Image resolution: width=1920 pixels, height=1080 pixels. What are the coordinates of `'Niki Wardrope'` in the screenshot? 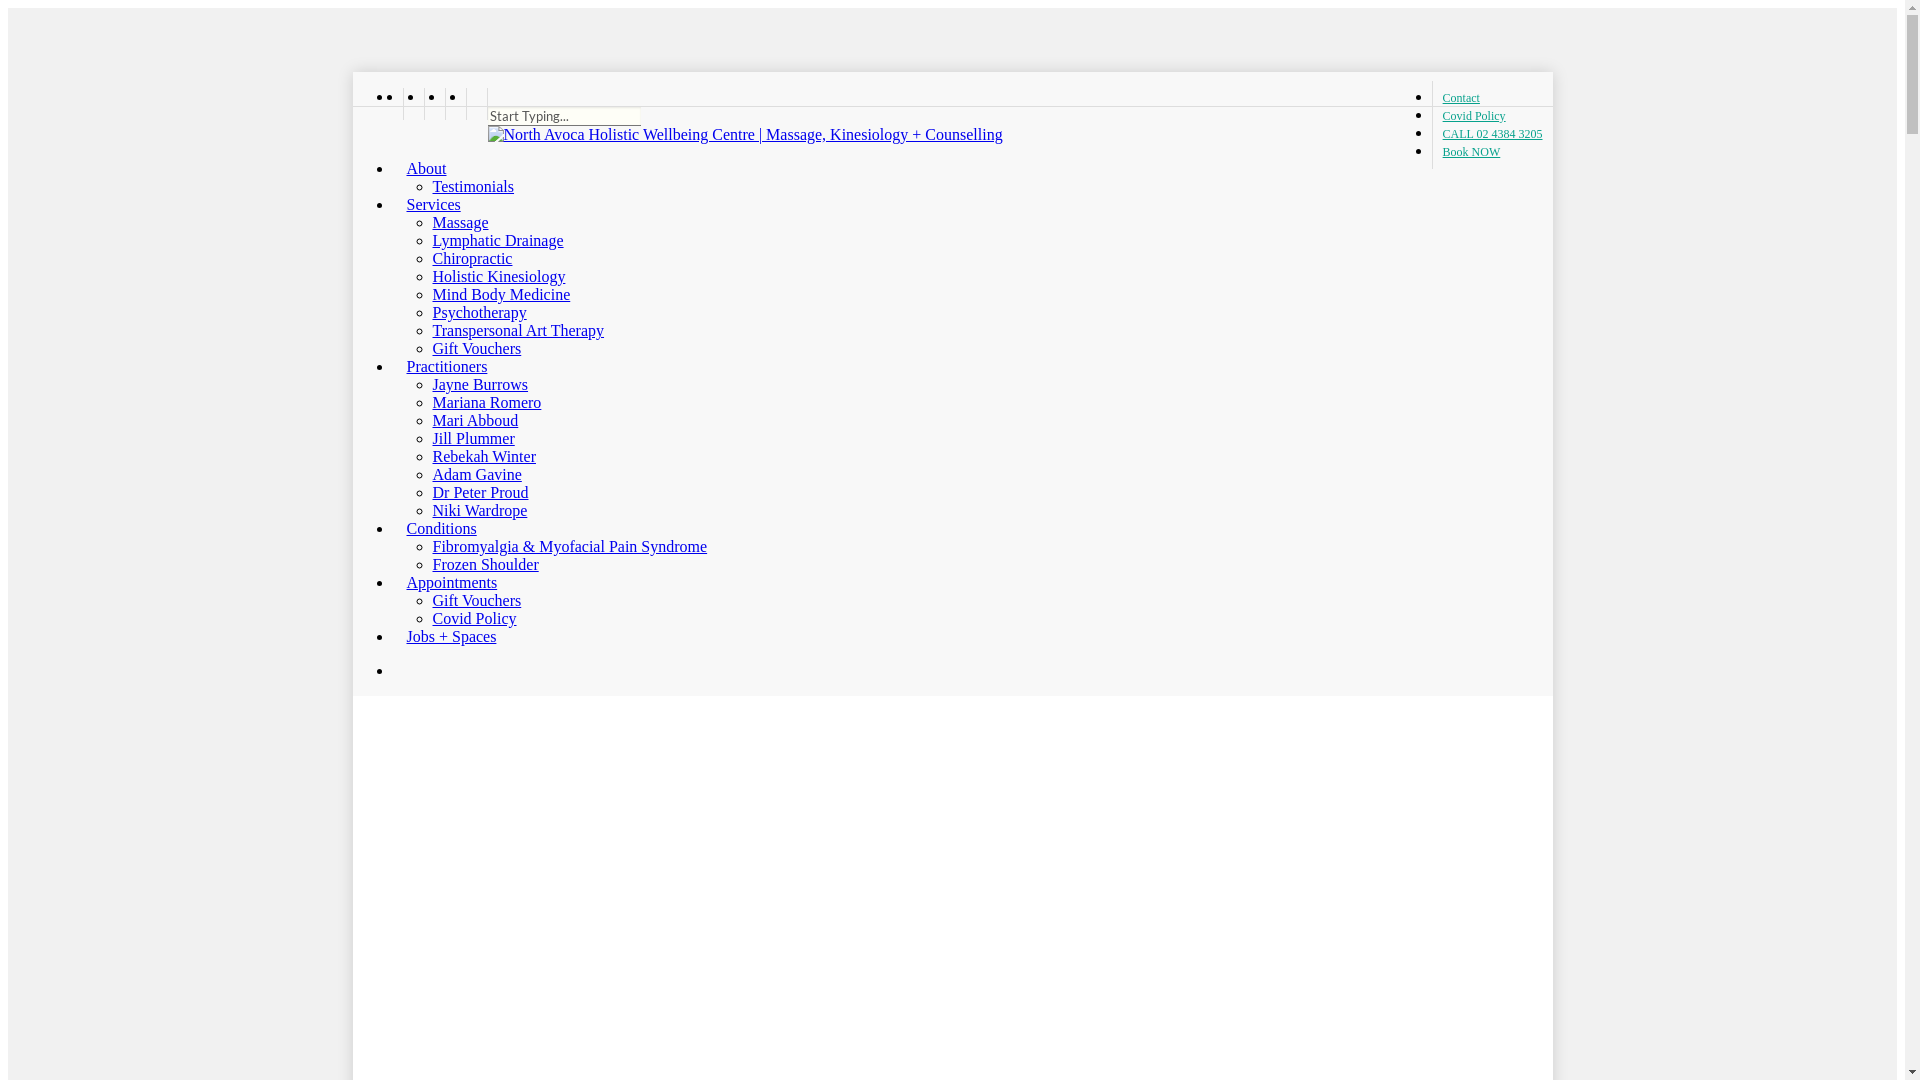 It's located at (478, 509).